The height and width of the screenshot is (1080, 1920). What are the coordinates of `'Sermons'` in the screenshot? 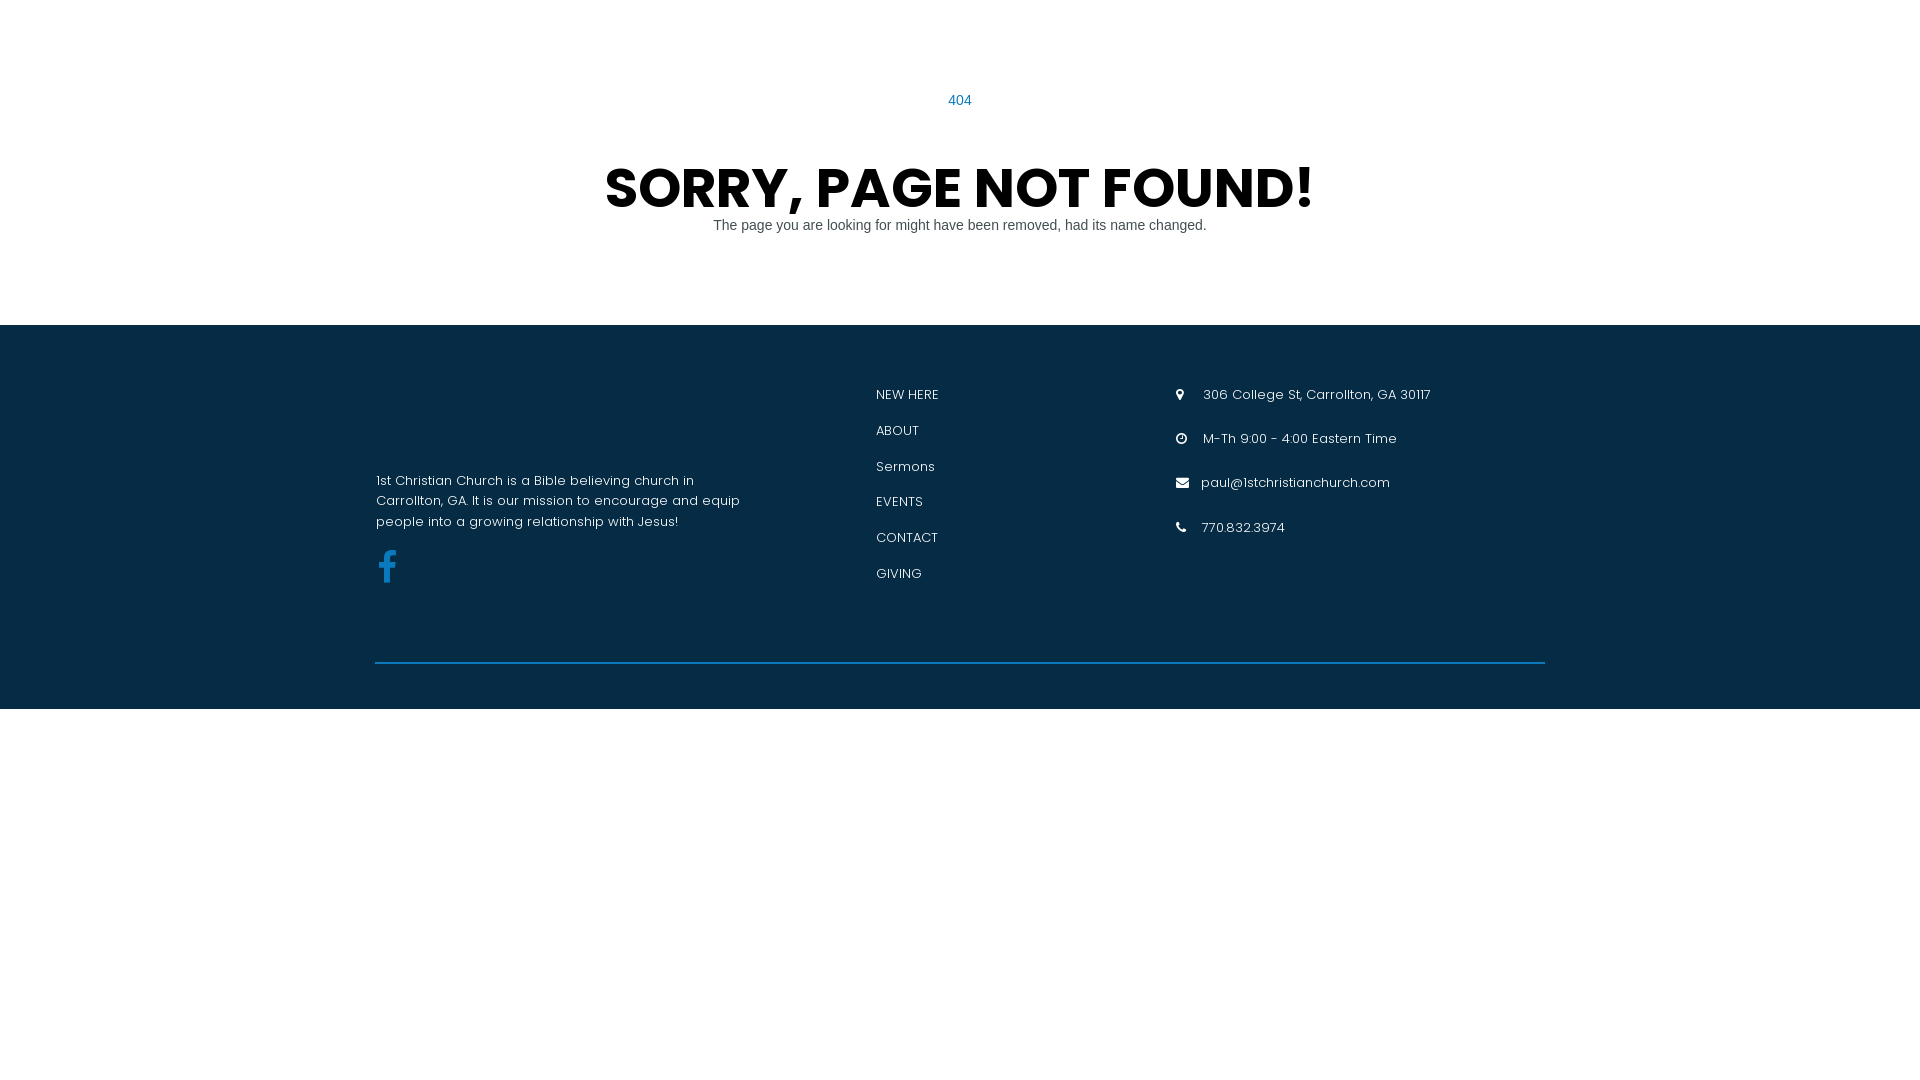 It's located at (904, 466).